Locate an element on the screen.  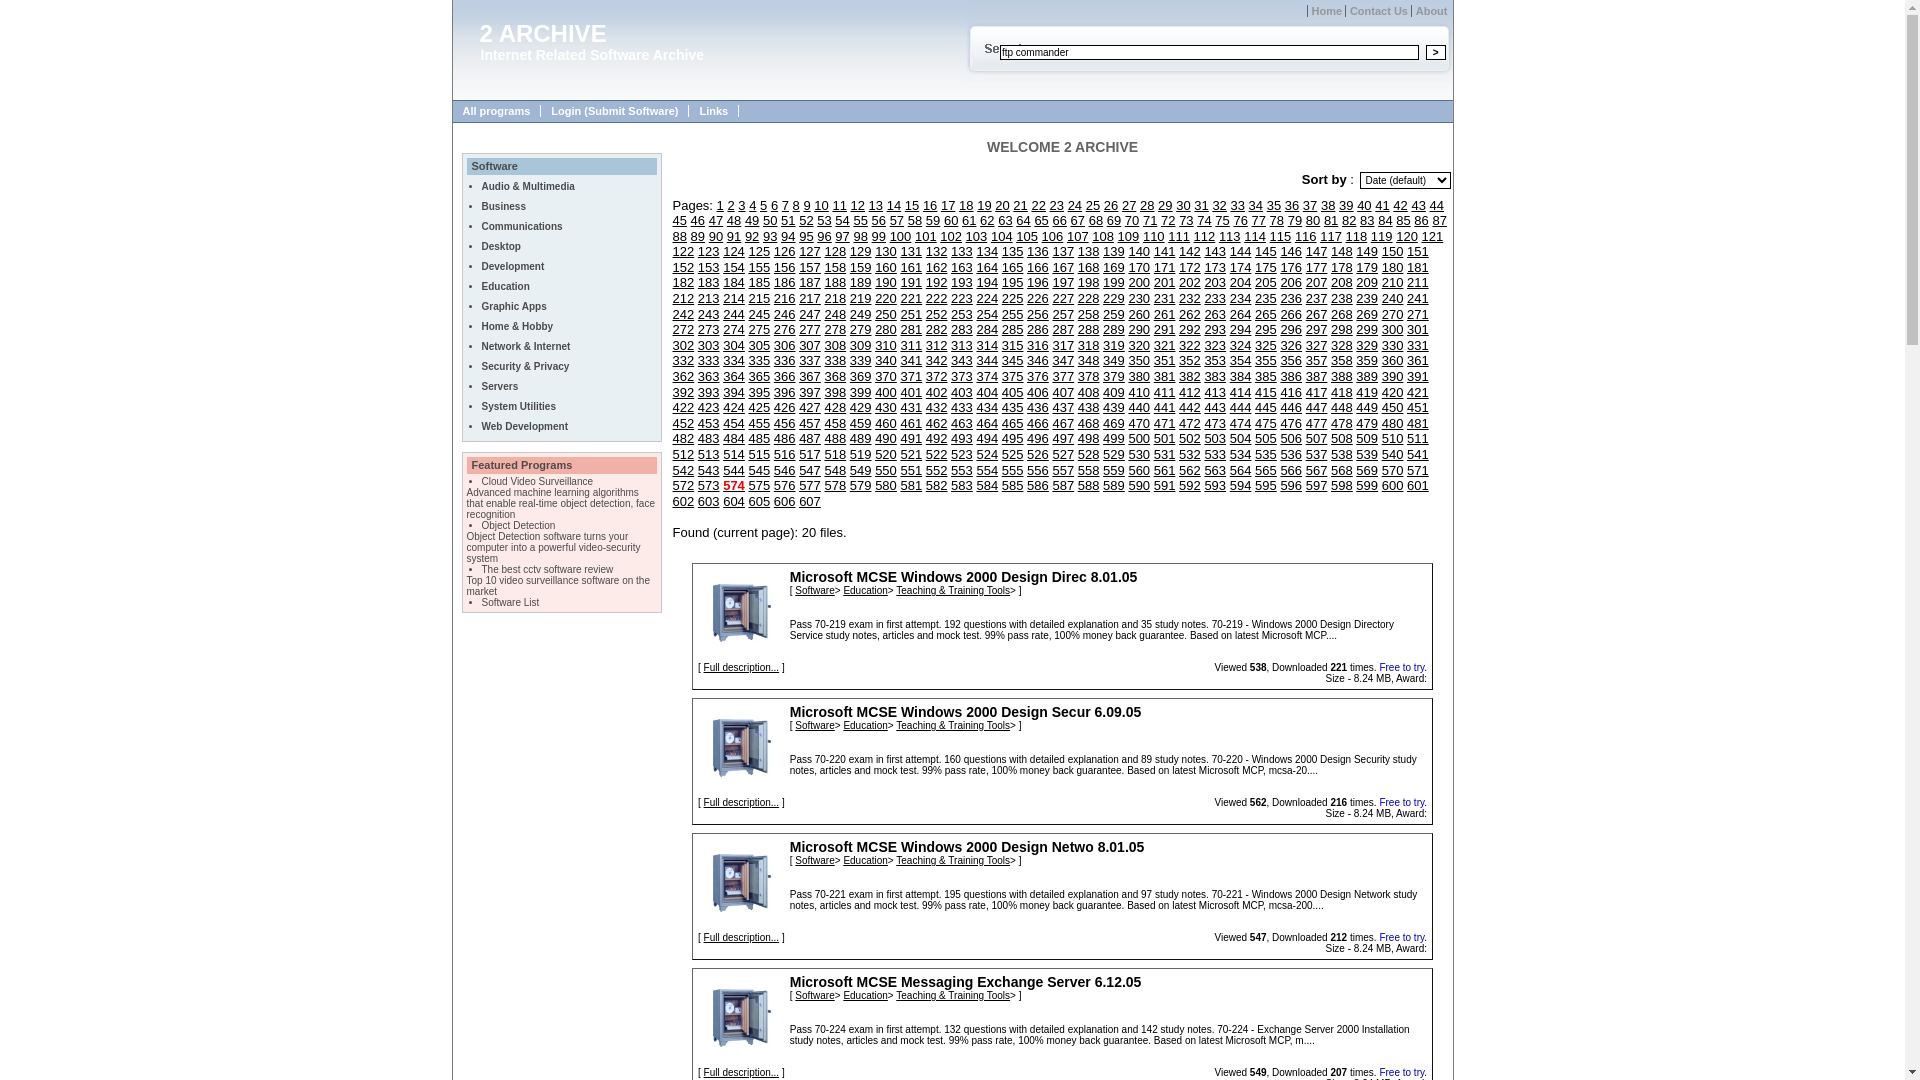
'2' is located at coordinates (729, 205).